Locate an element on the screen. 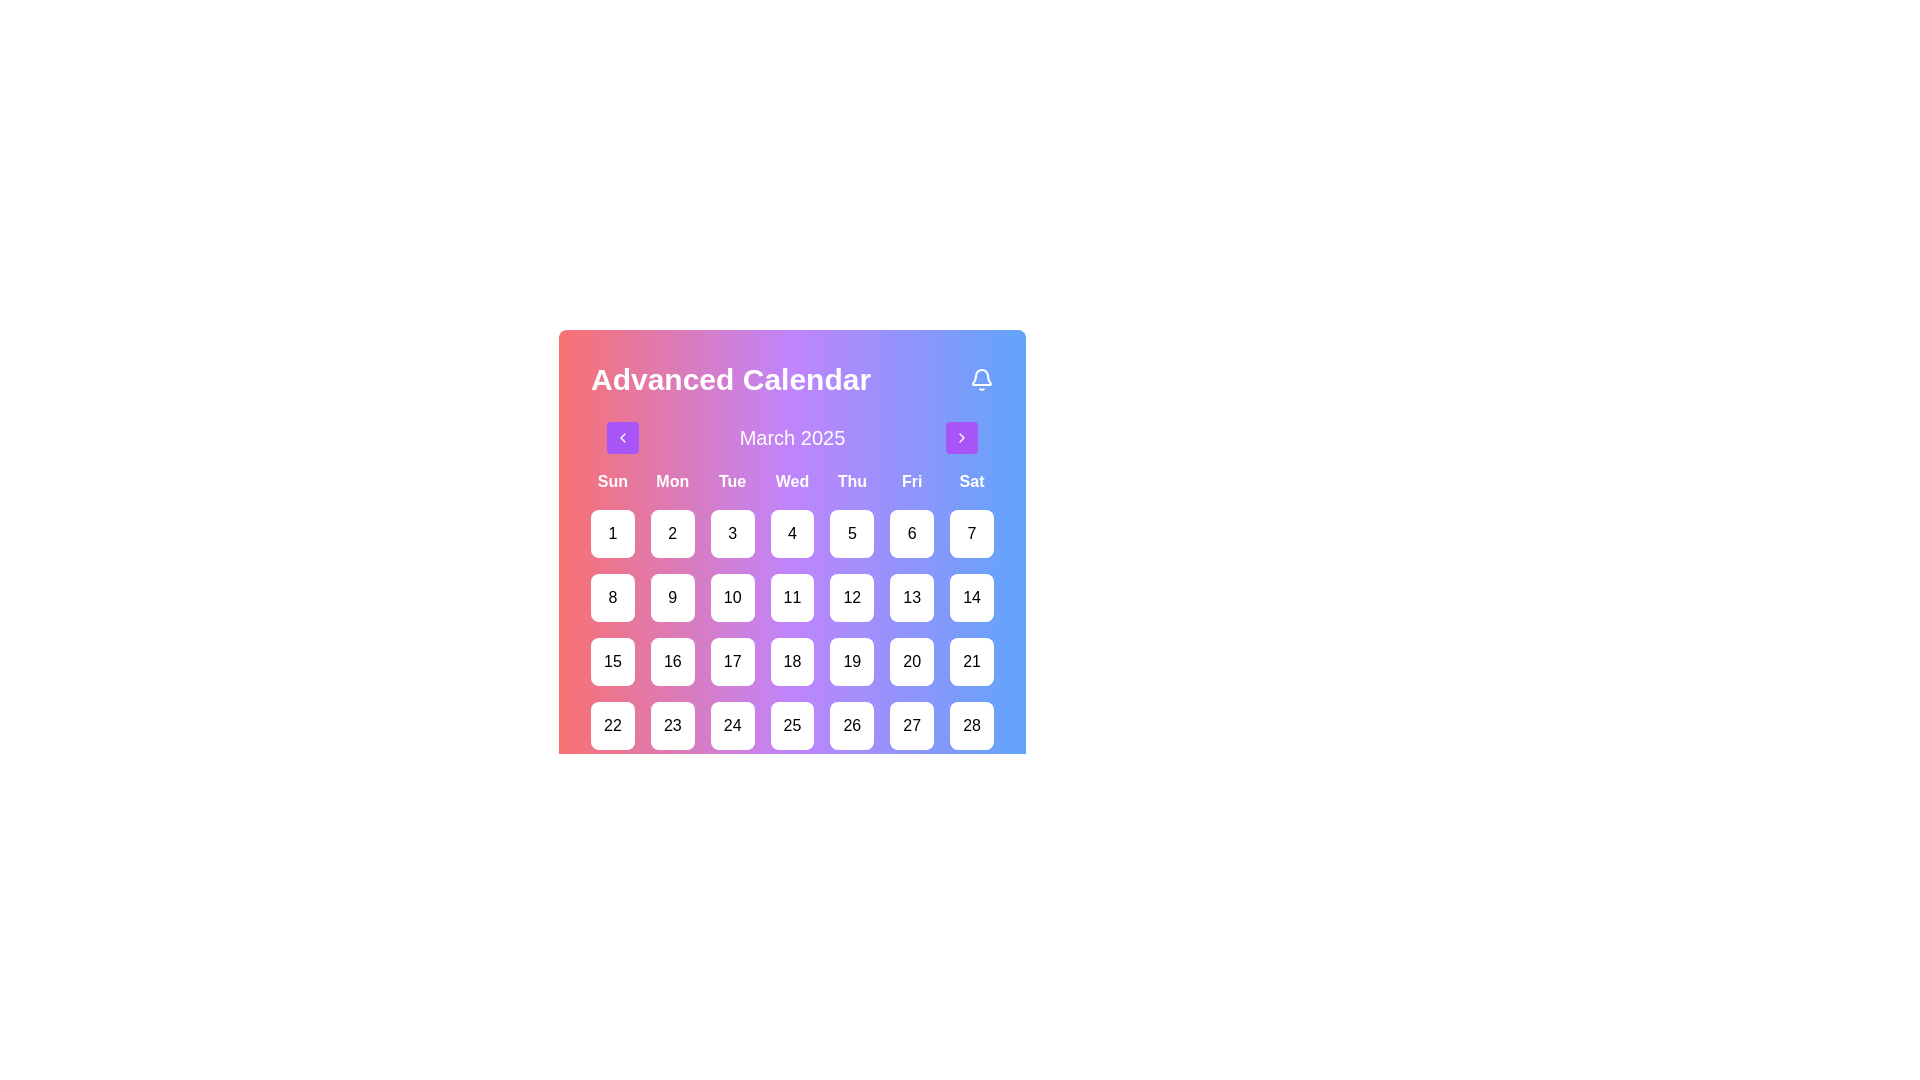 This screenshot has width=1920, height=1080. the calendar cell displaying the date '4' located under the 'Wed' column in the first row of numbered days is located at coordinates (791, 532).